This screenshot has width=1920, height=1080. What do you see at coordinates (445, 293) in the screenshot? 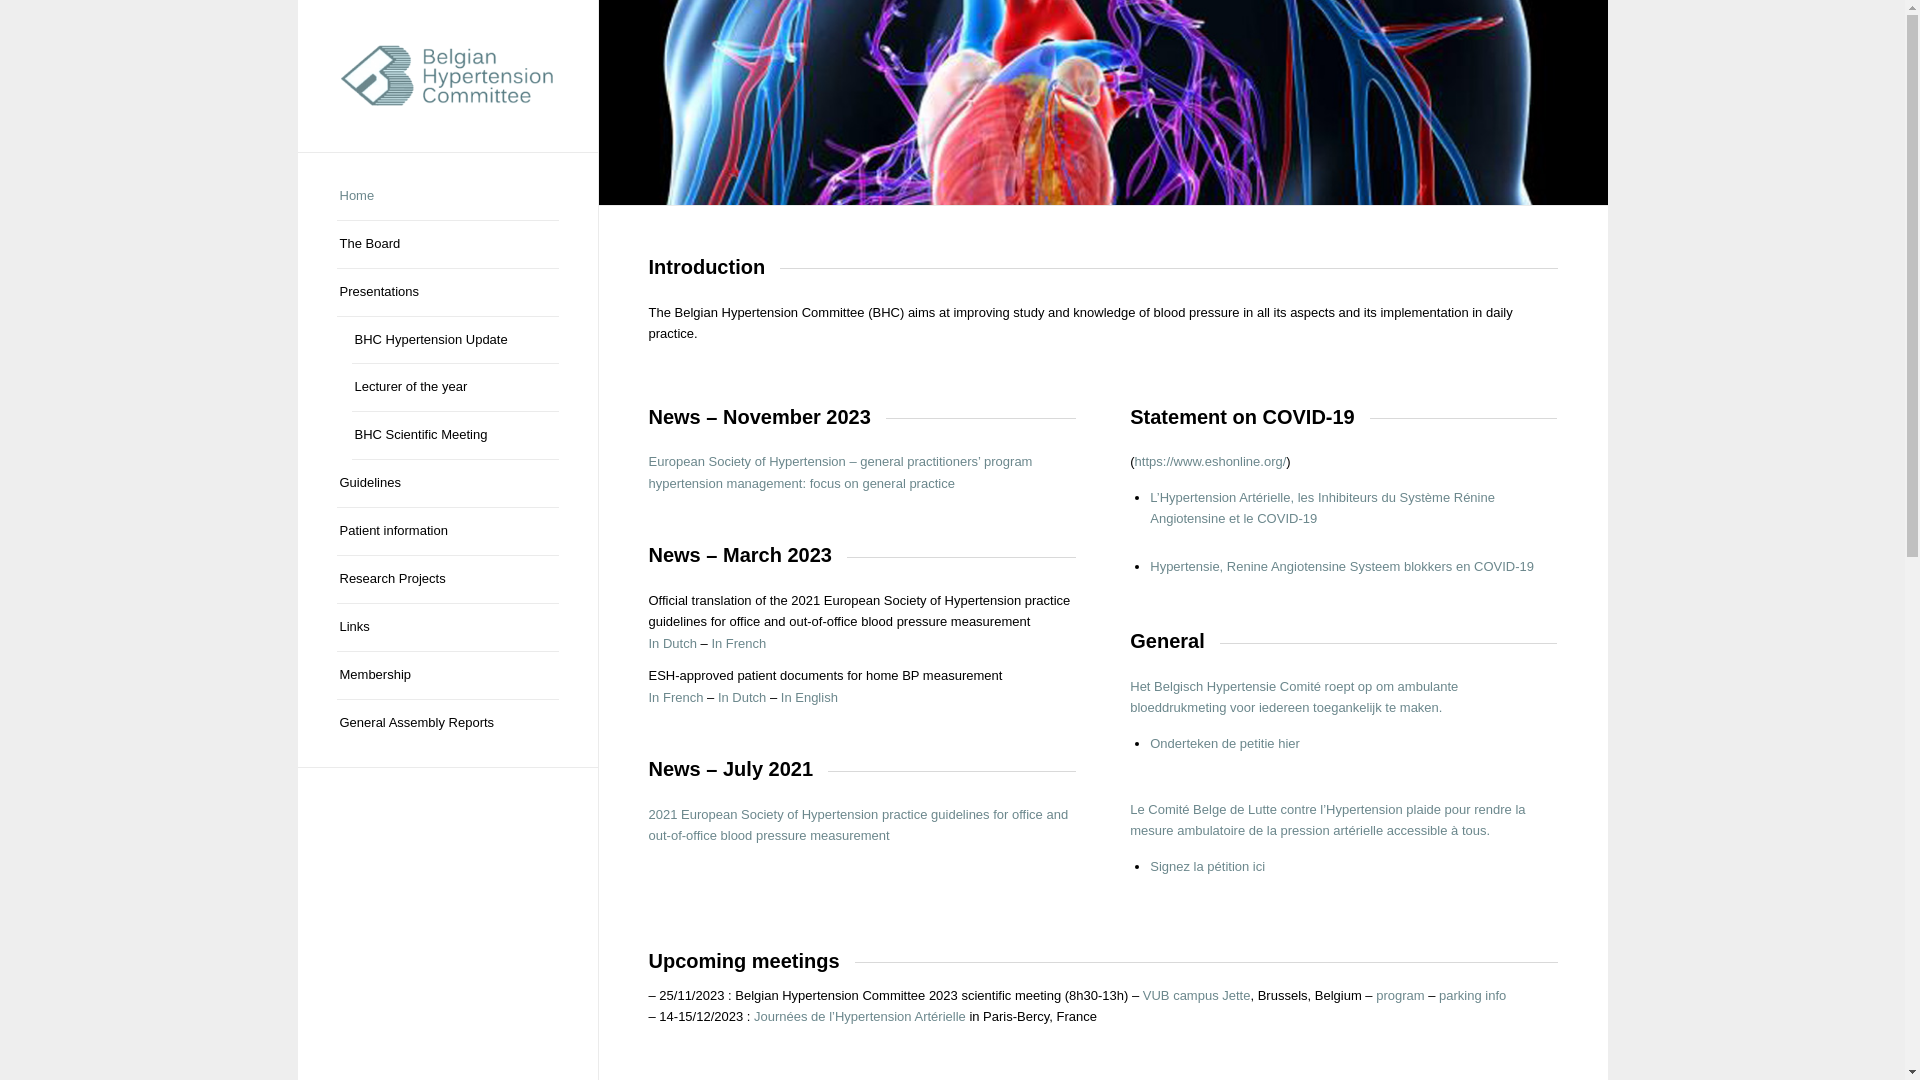
I see `'Presentations'` at bounding box center [445, 293].